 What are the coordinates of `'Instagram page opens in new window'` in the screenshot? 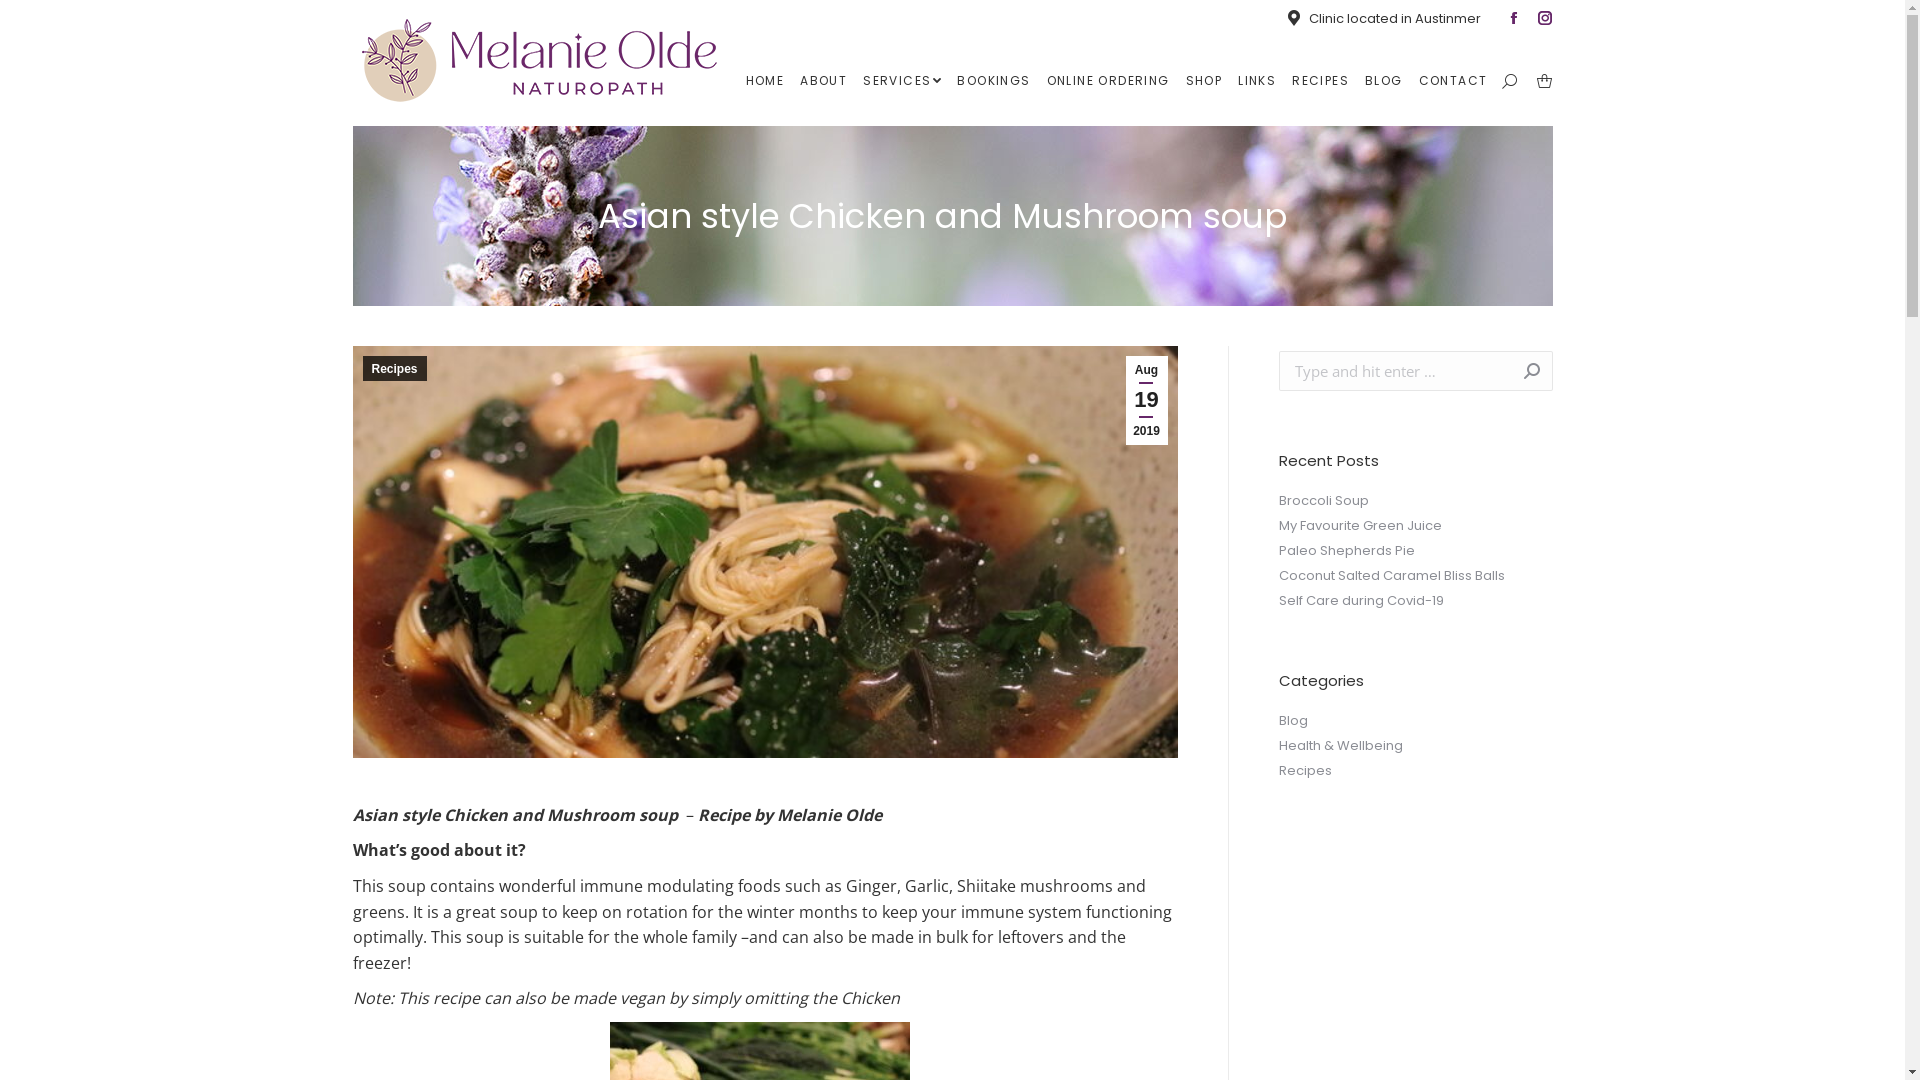 It's located at (1544, 18).